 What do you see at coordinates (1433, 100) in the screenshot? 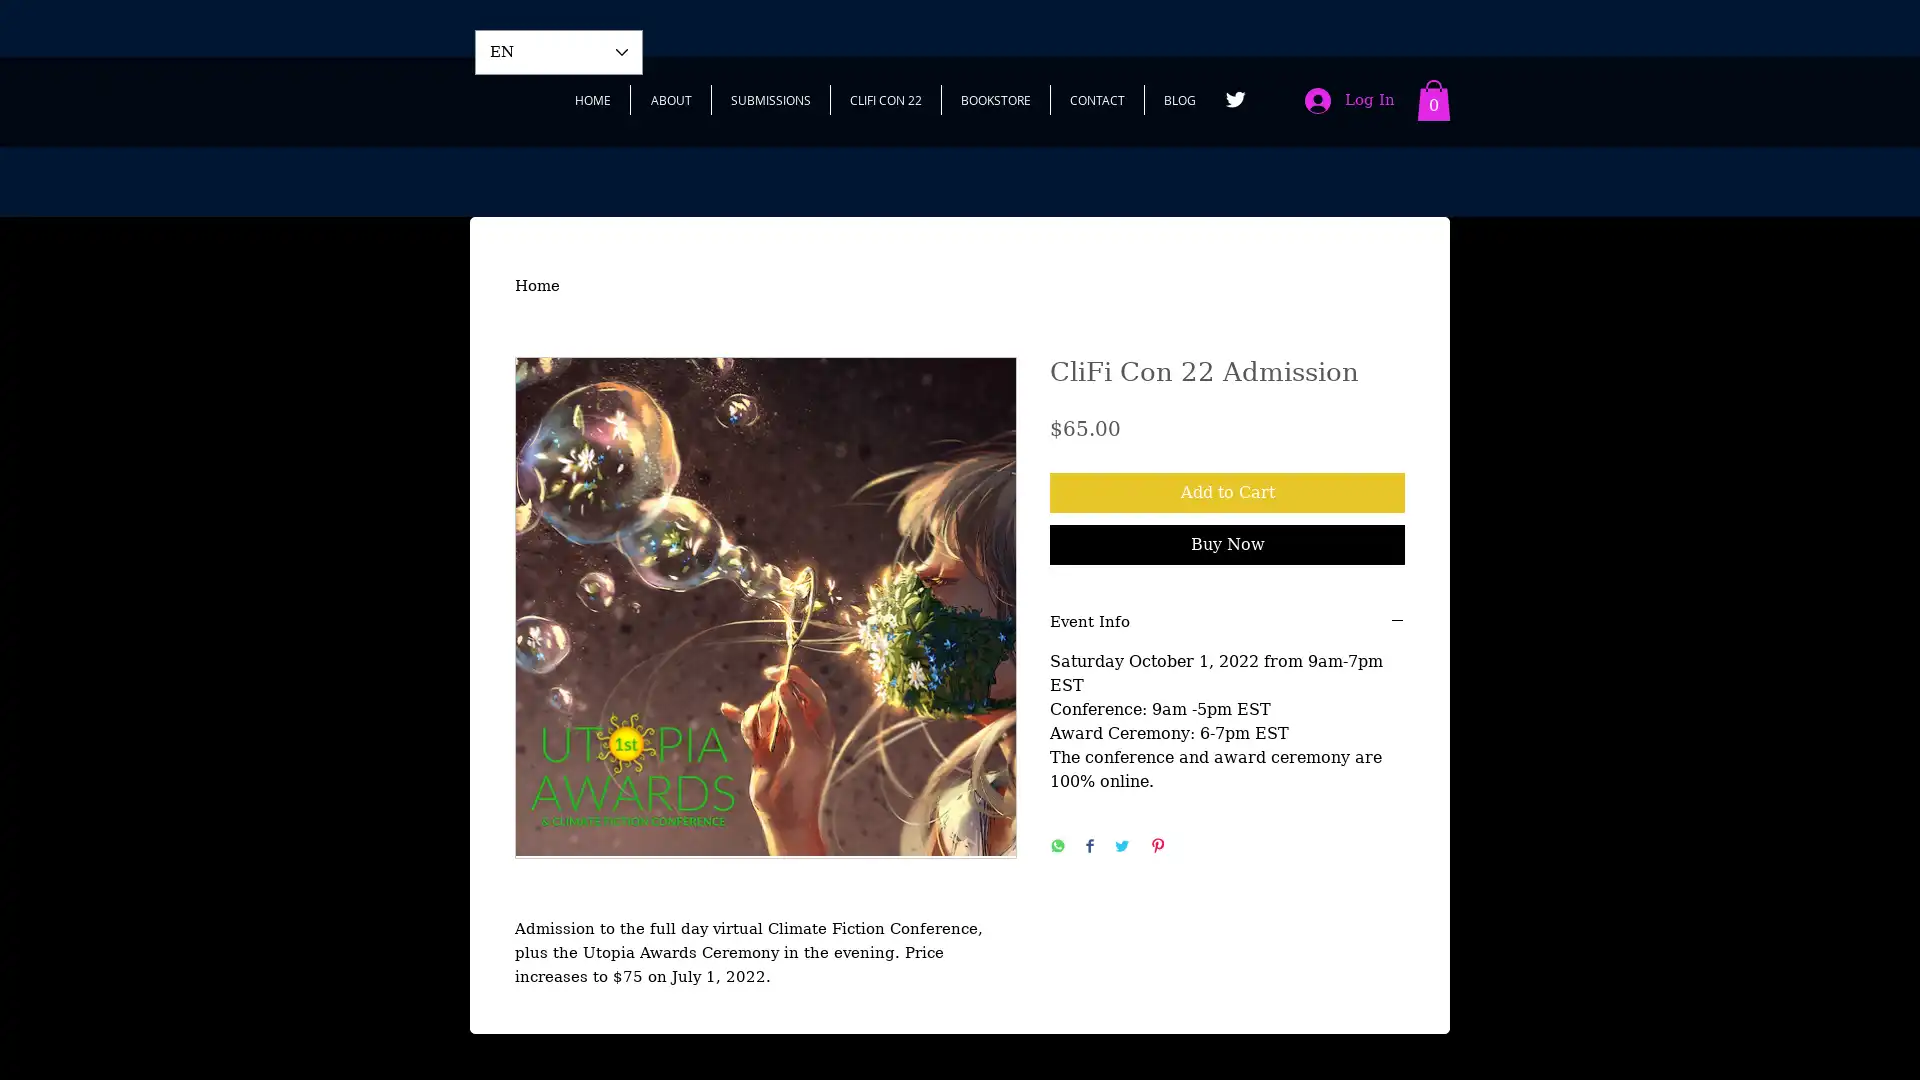
I see `Cart with 0 items` at bounding box center [1433, 100].